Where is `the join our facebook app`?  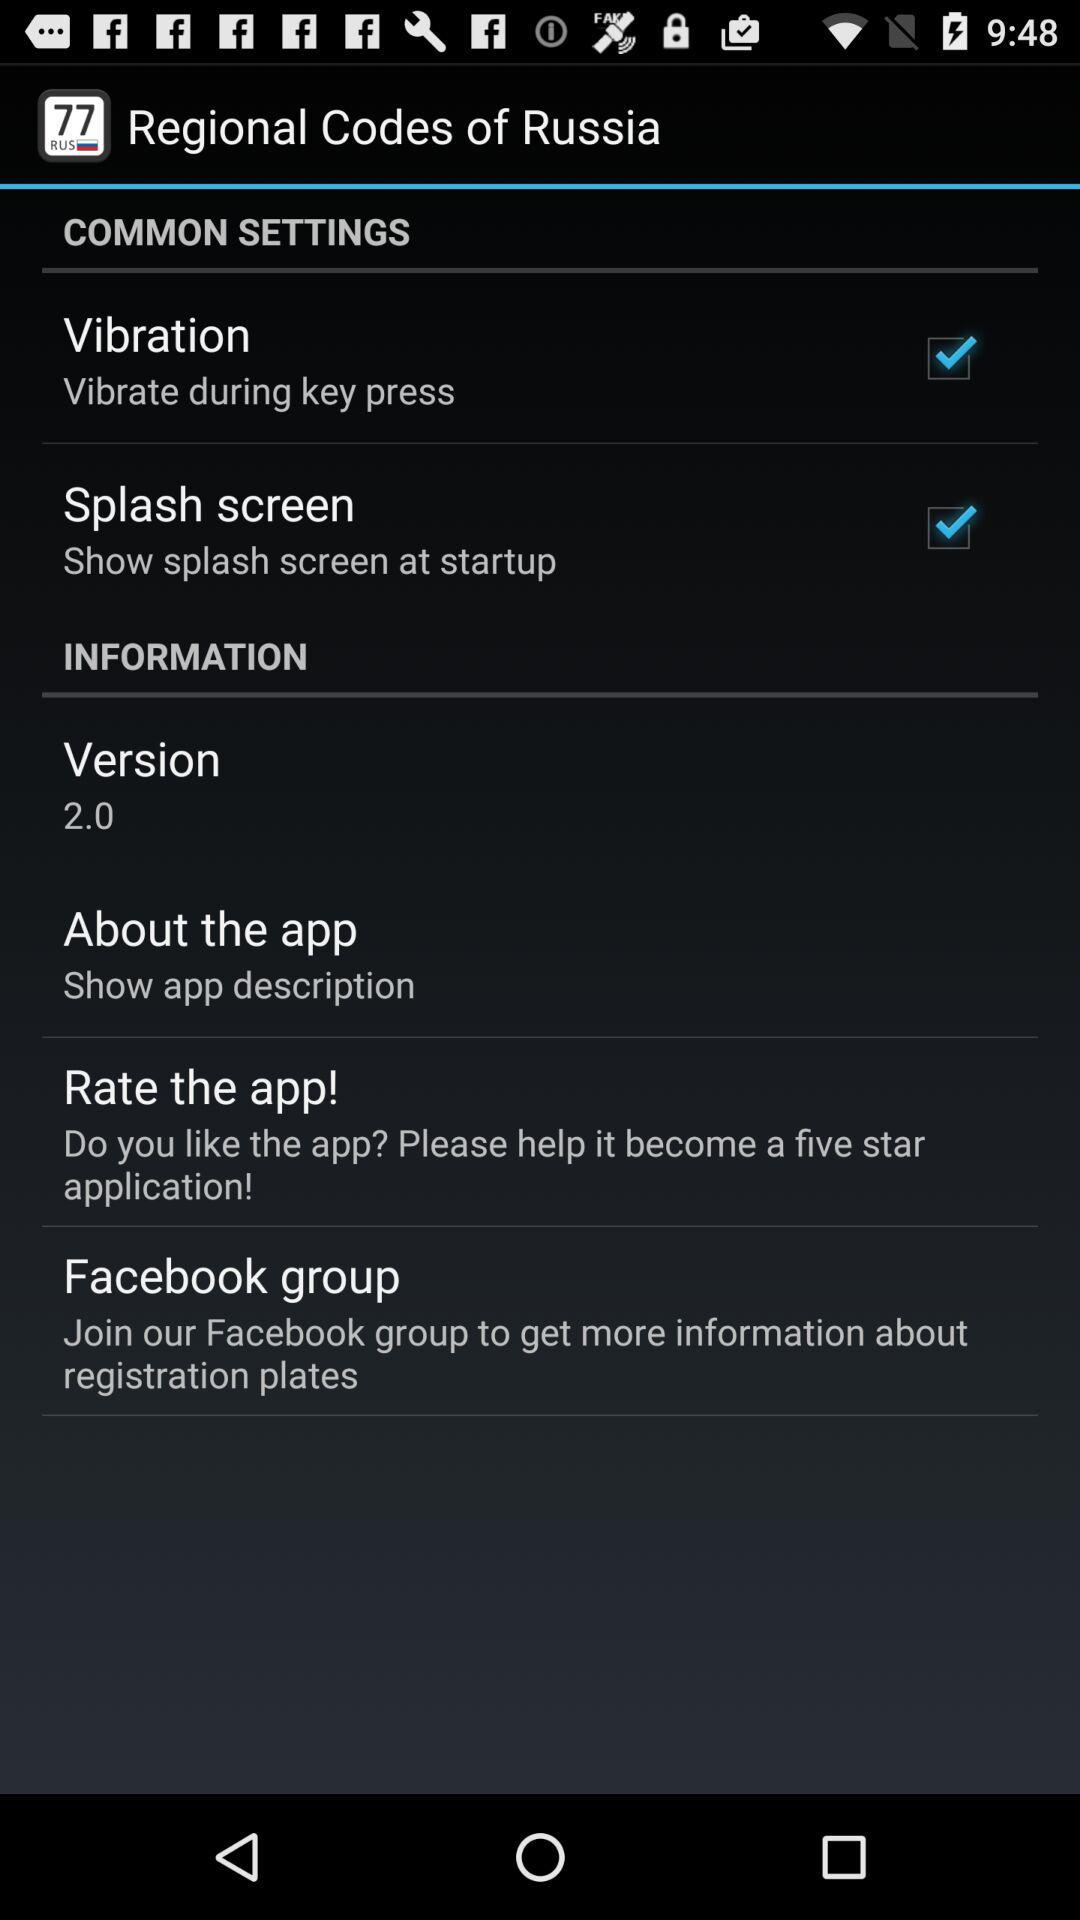 the join our facebook app is located at coordinates (525, 1352).